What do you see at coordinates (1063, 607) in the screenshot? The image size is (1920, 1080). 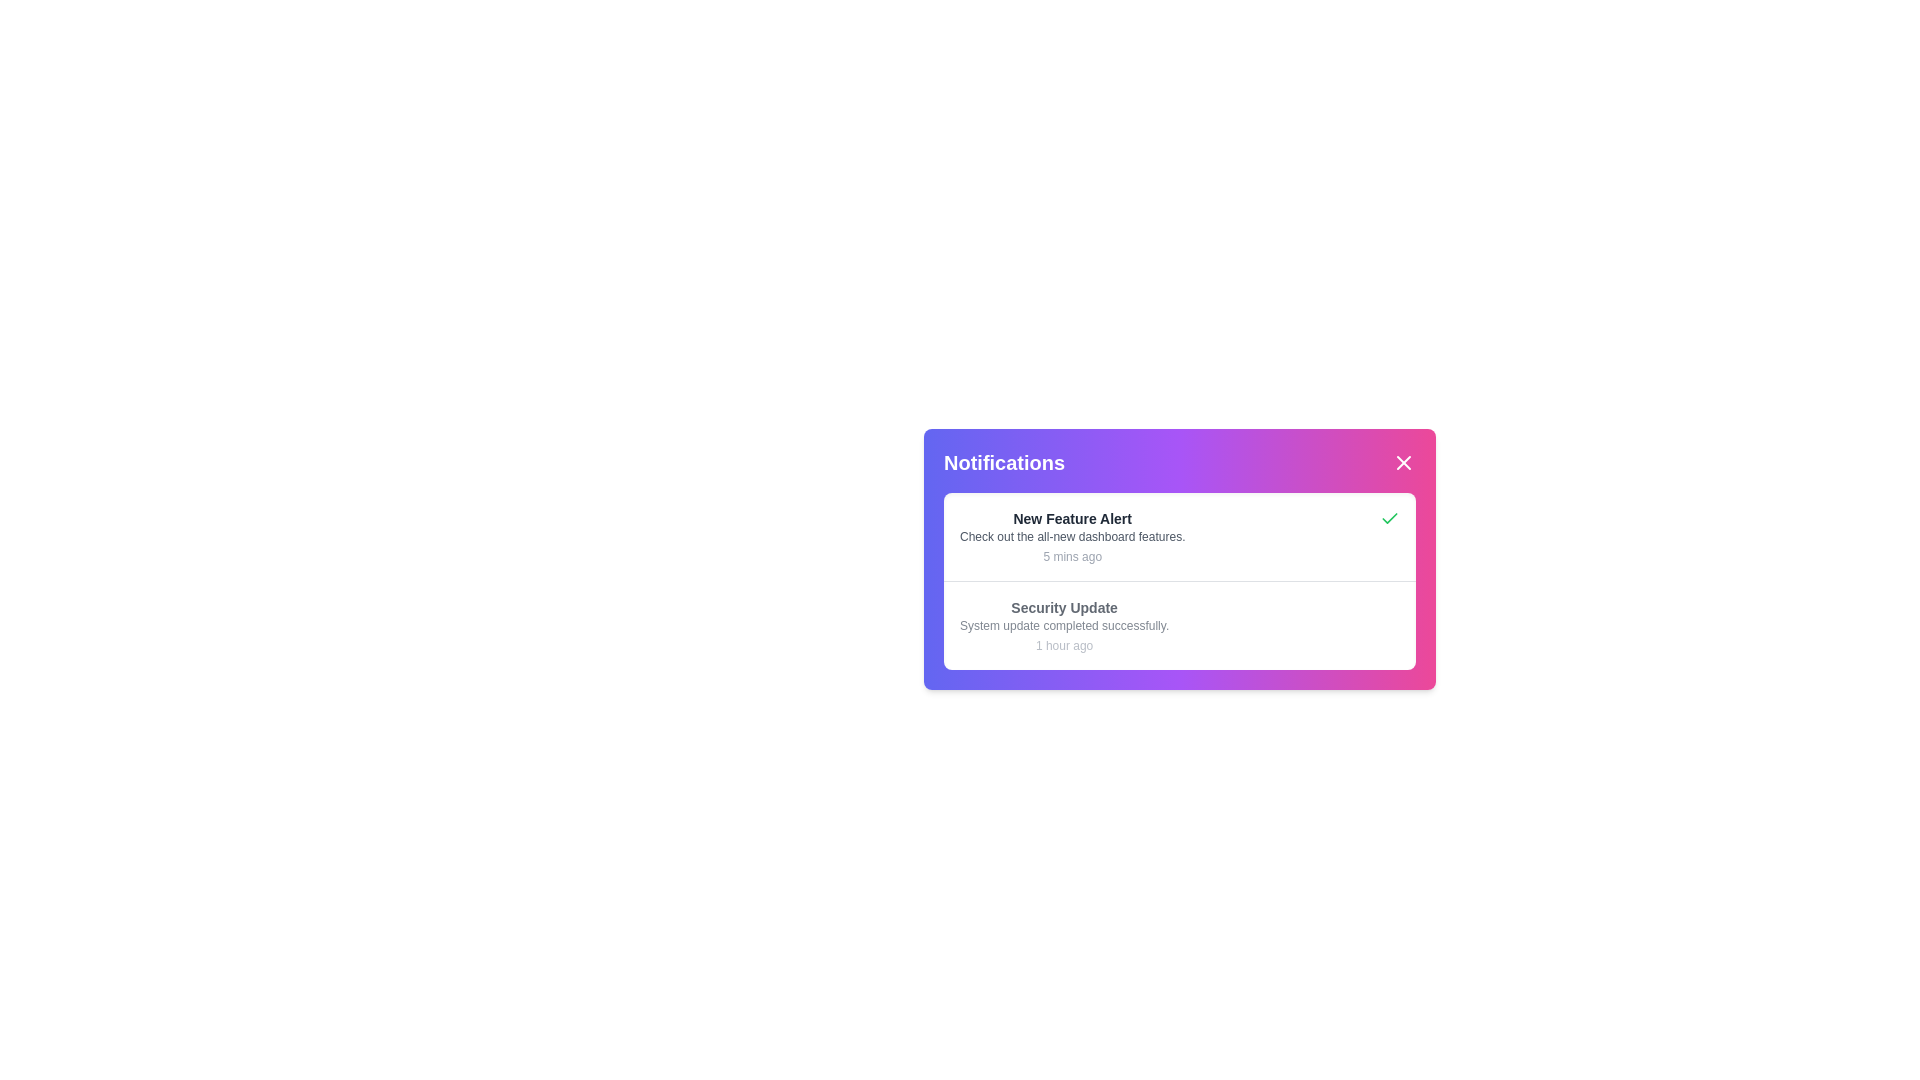 I see `title text of the second notification item in the notification panel, which serves as a summary of the notification's content` at bounding box center [1063, 607].